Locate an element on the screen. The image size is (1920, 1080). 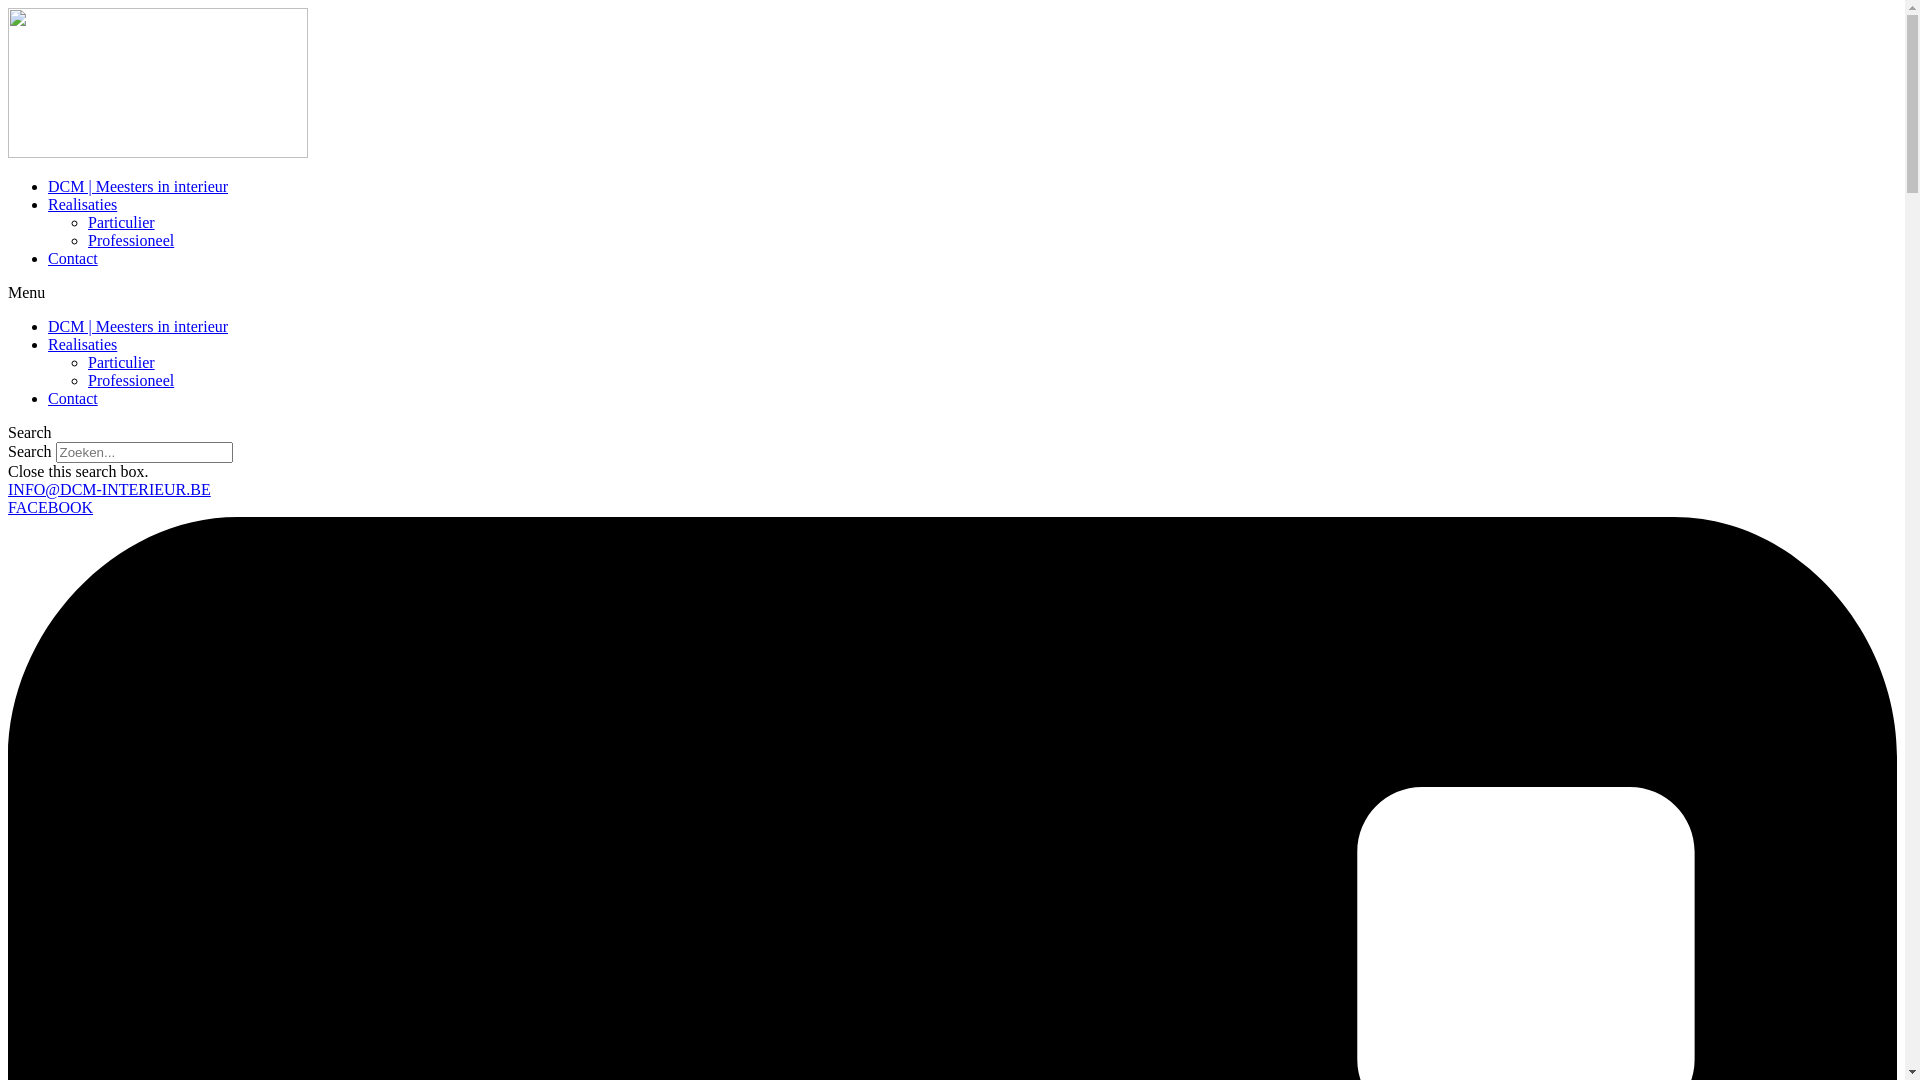
'FACEBOOK' is located at coordinates (8, 506).